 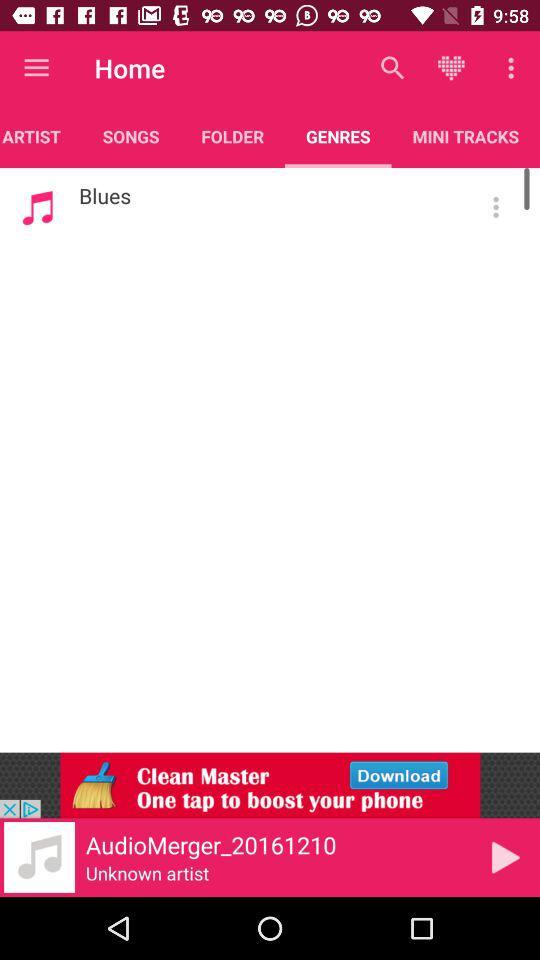 I want to click on make advertisement, so click(x=270, y=785).